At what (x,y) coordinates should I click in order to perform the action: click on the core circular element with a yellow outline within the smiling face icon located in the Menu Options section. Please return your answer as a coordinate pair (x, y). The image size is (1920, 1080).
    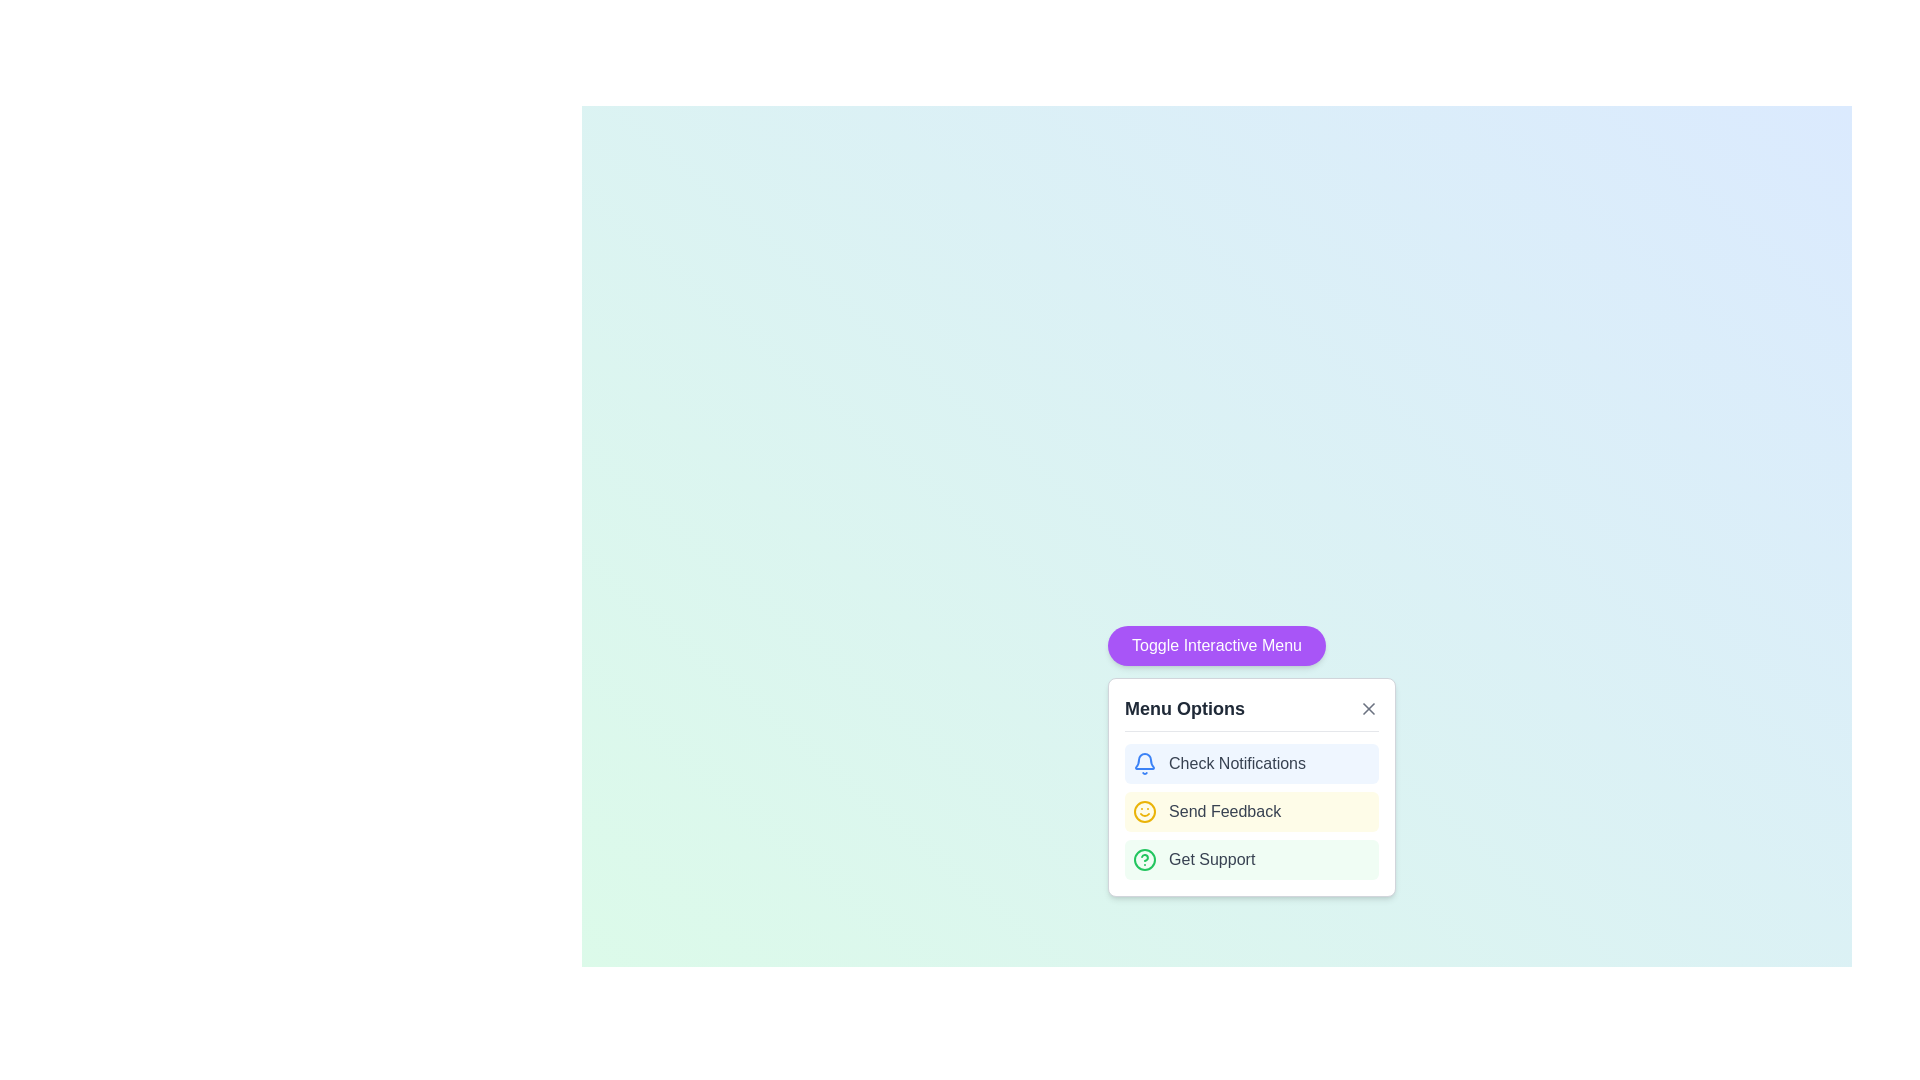
    Looking at the image, I should click on (1145, 812).